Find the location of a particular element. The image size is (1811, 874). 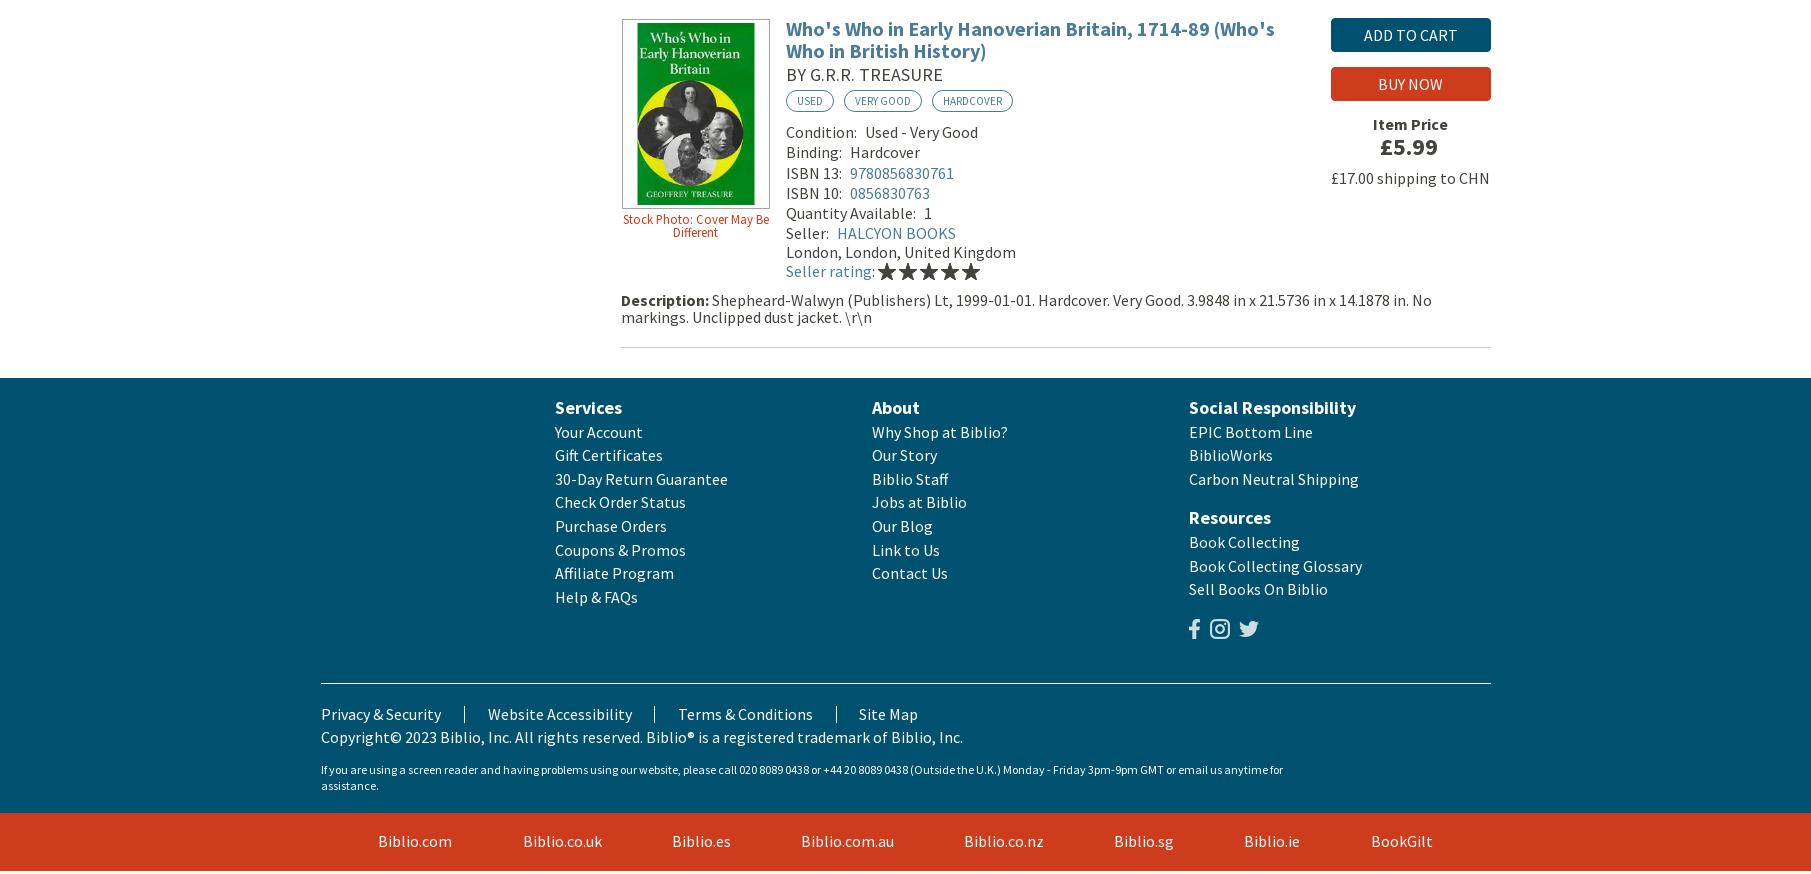

'Sell Books On Biblio' is located at coordinates (1258, 592).